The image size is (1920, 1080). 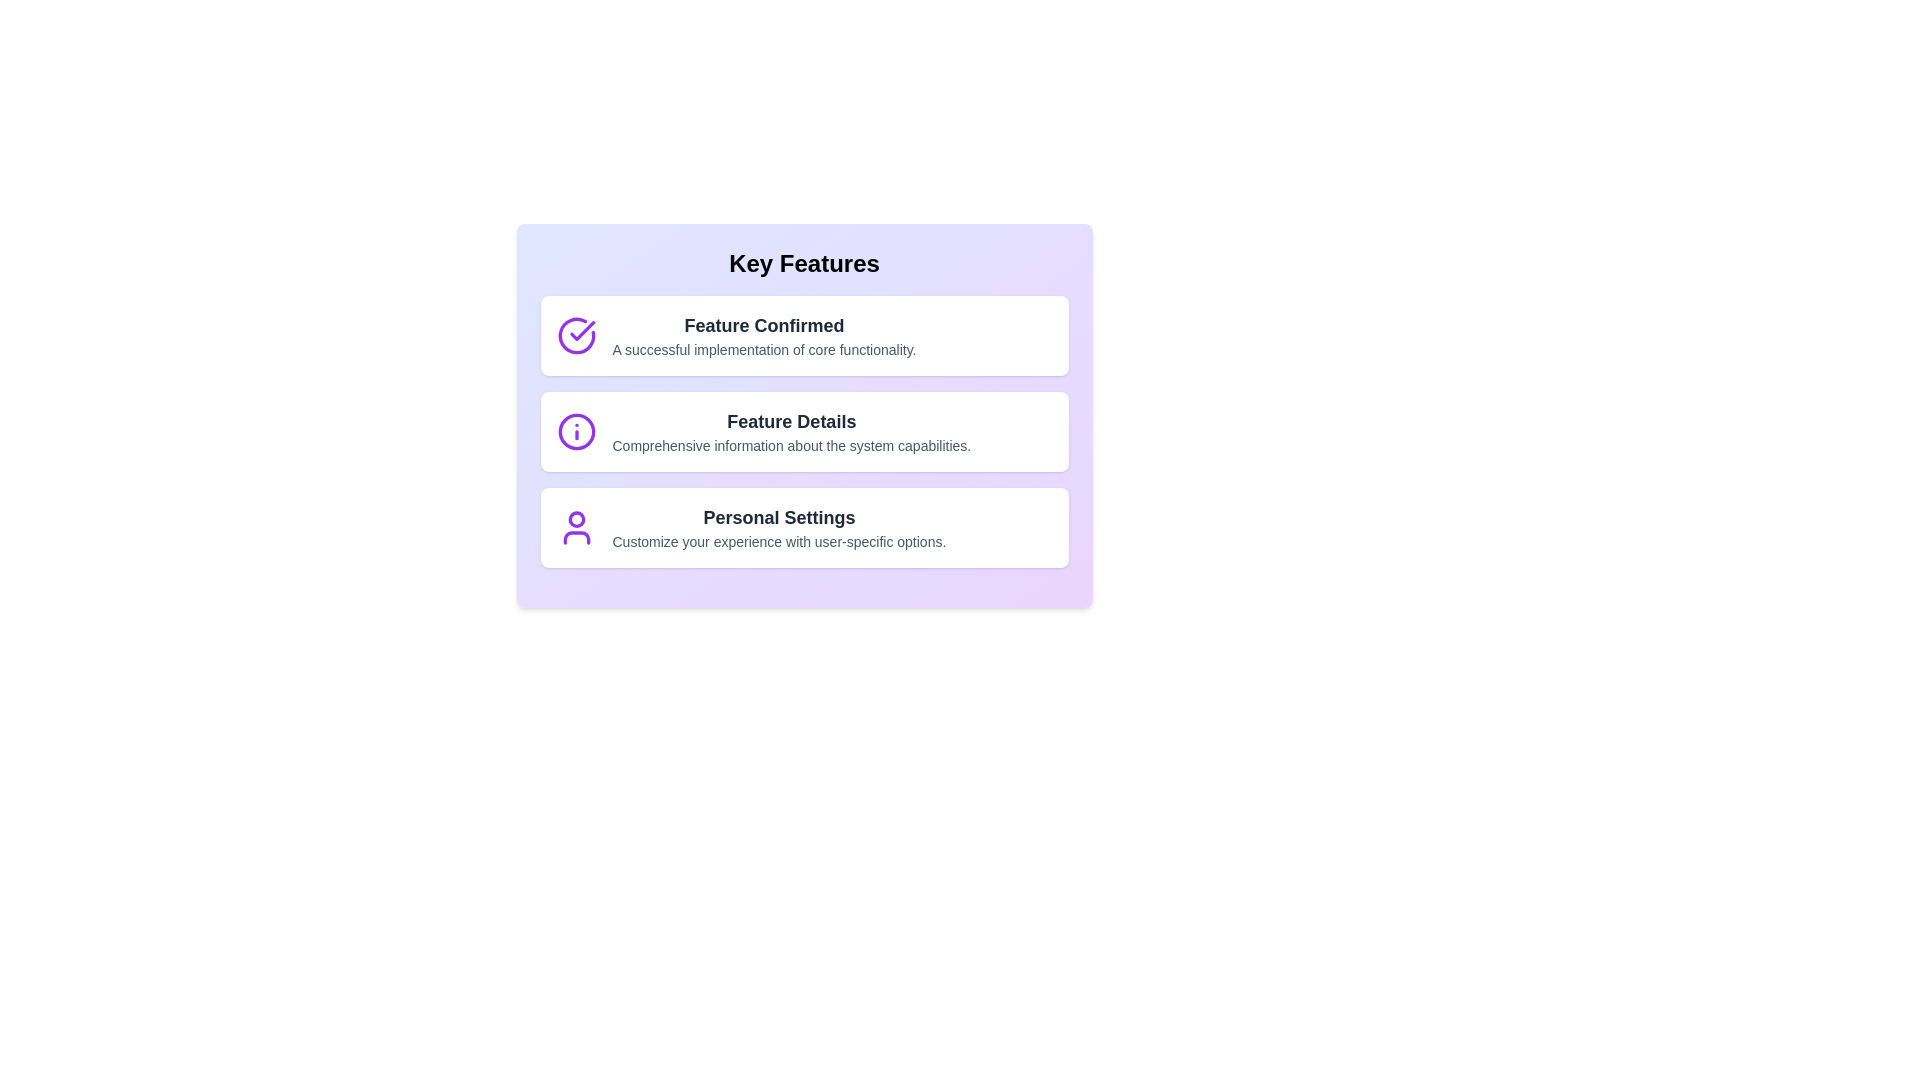 I want to click on the icon corresponding to Feature Details to interact with it, so click(x=575, y=431).